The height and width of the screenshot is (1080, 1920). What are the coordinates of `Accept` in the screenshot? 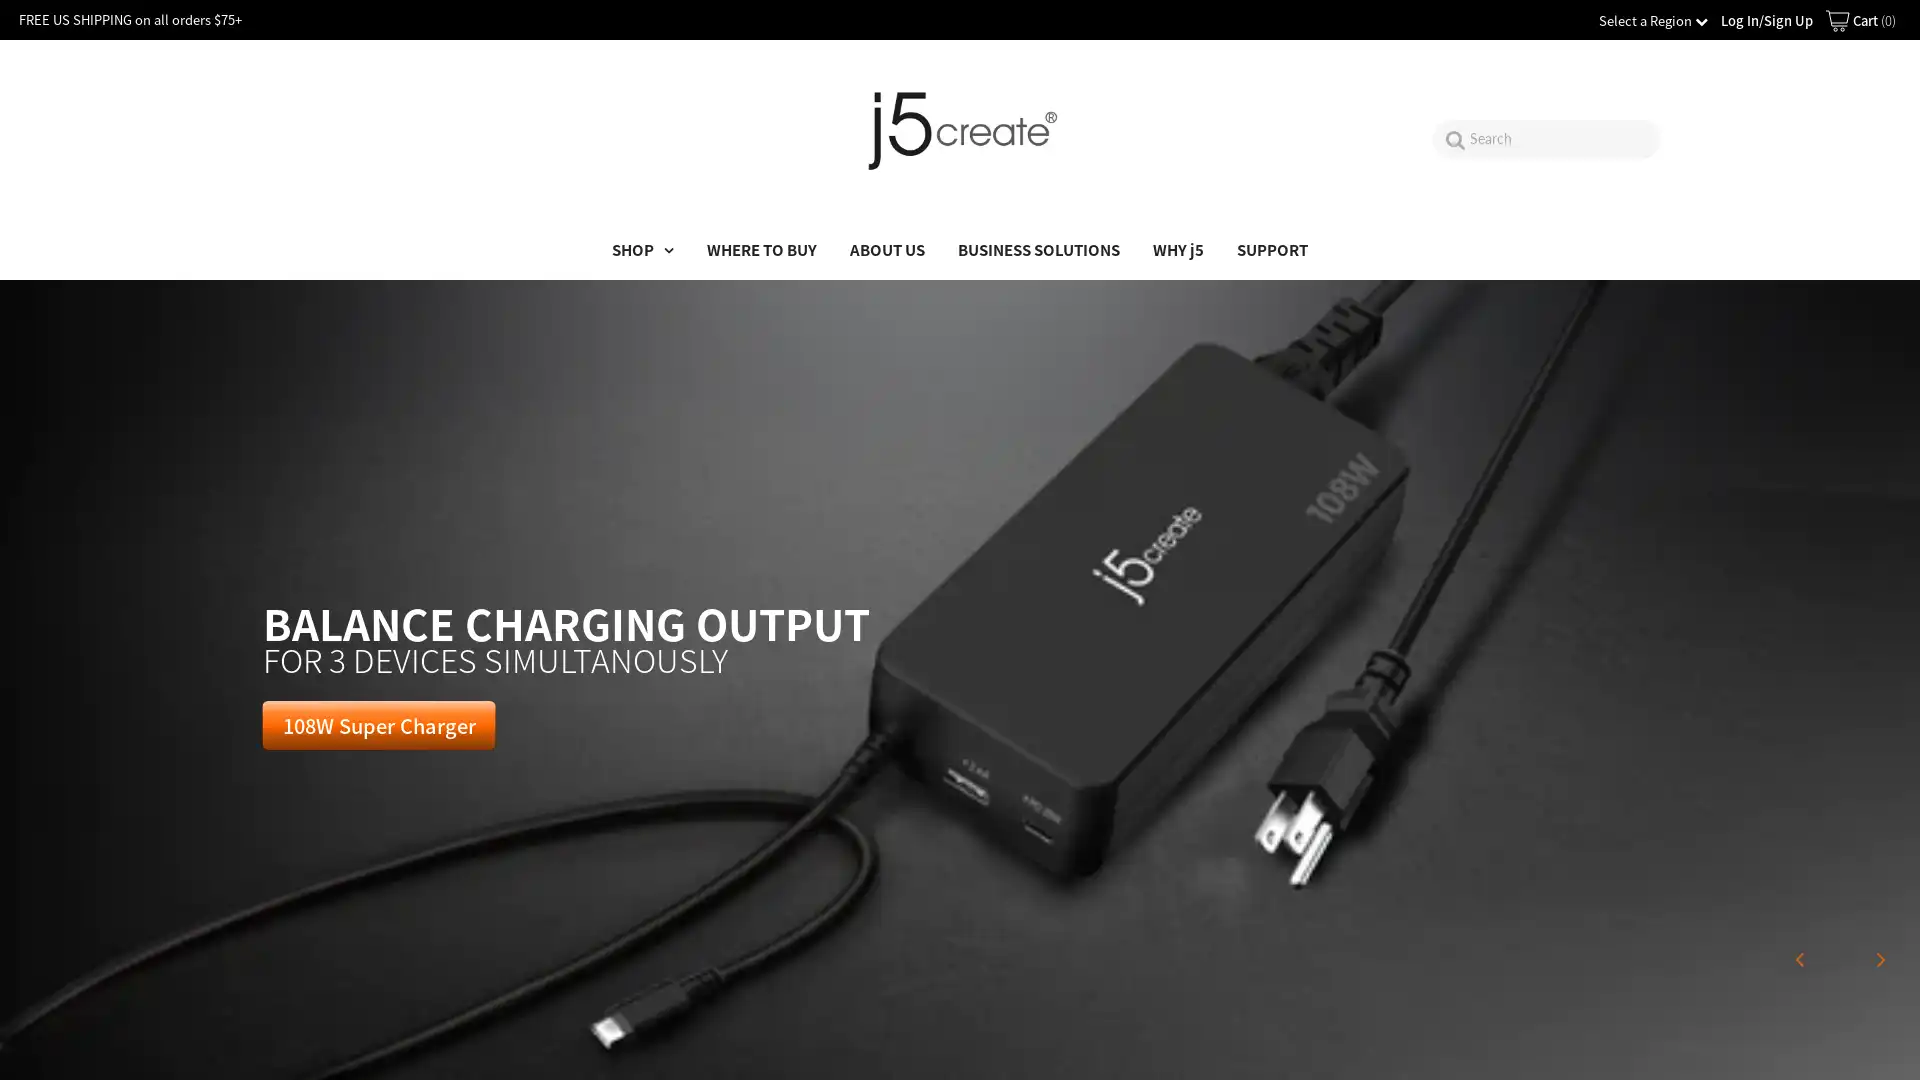 It's located at (1820, 1044).